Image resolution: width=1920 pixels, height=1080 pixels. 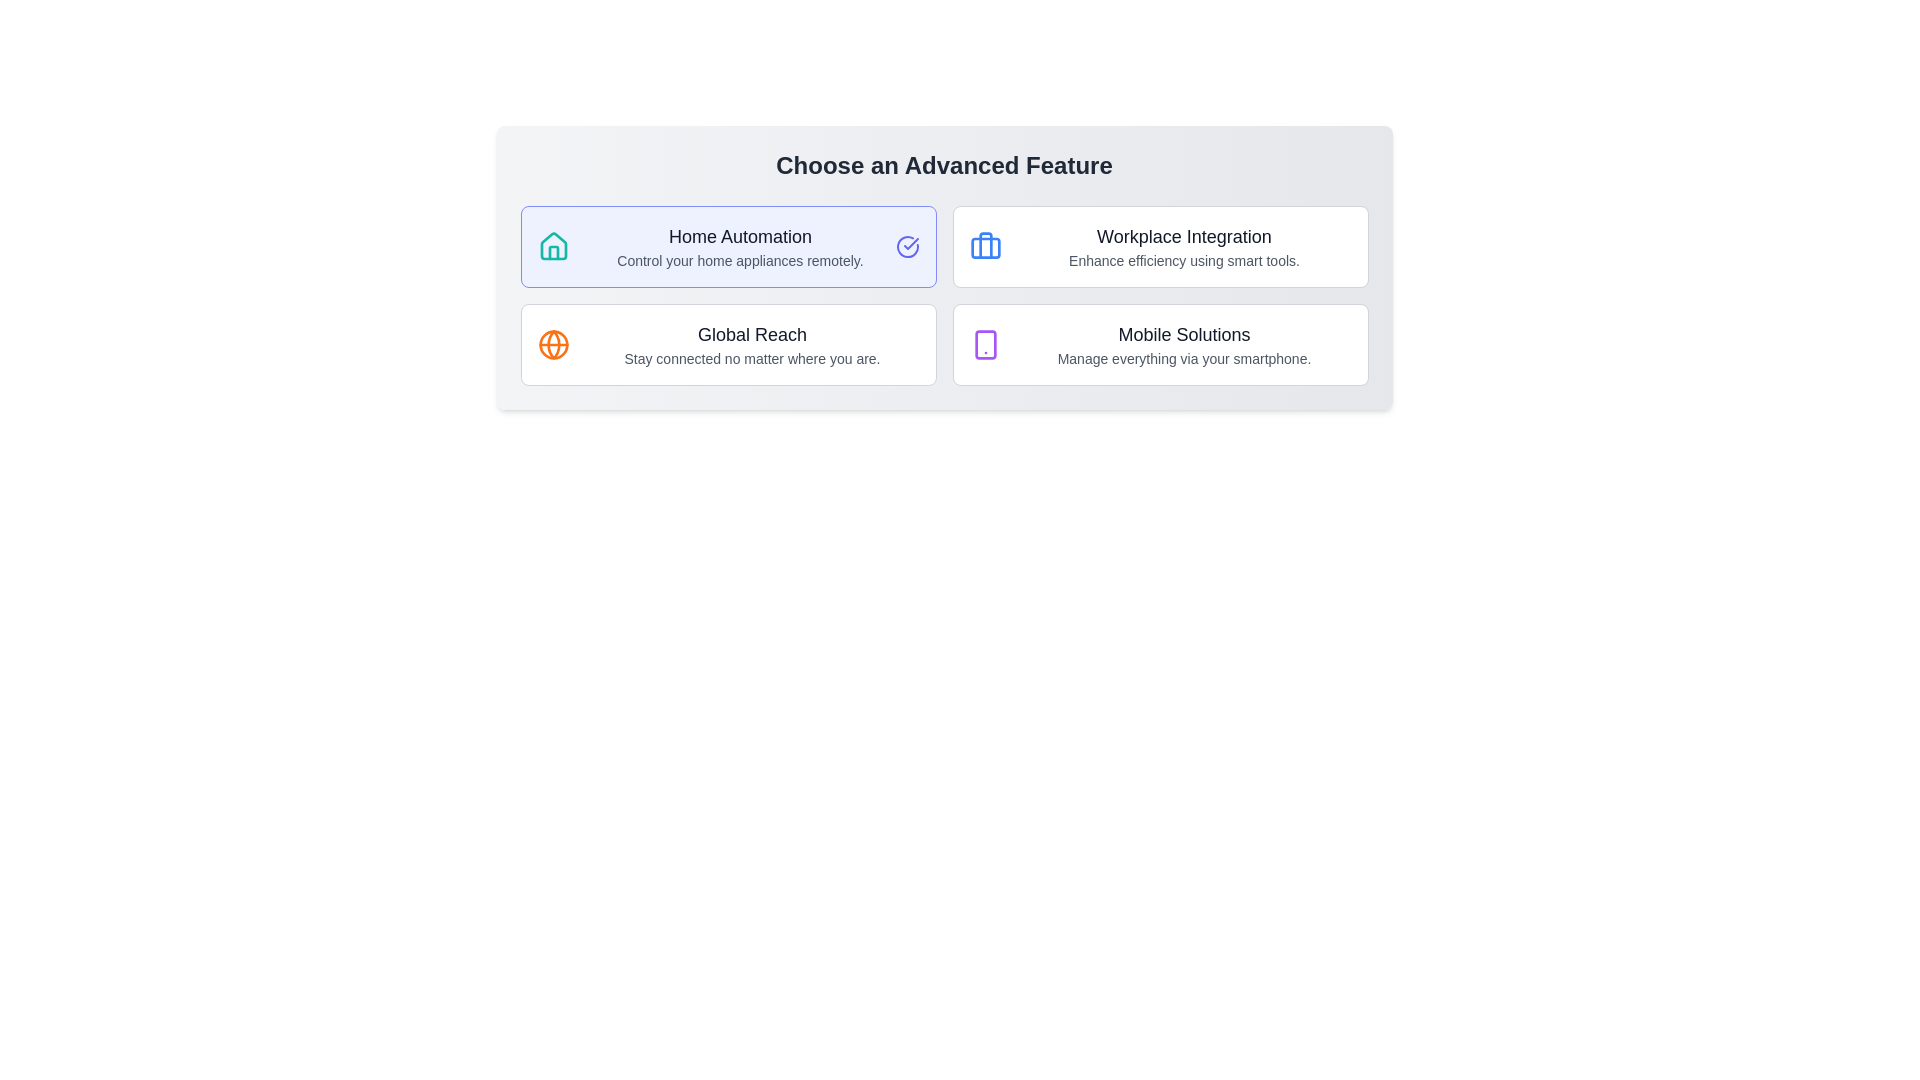 What do you see at coordinates (553, 343) in the screenshot?
I see `the orange globe icon with a grid pattern located to the left of the 'Global Reach' text in the second card of the grid` at bounding box center [553, 343].